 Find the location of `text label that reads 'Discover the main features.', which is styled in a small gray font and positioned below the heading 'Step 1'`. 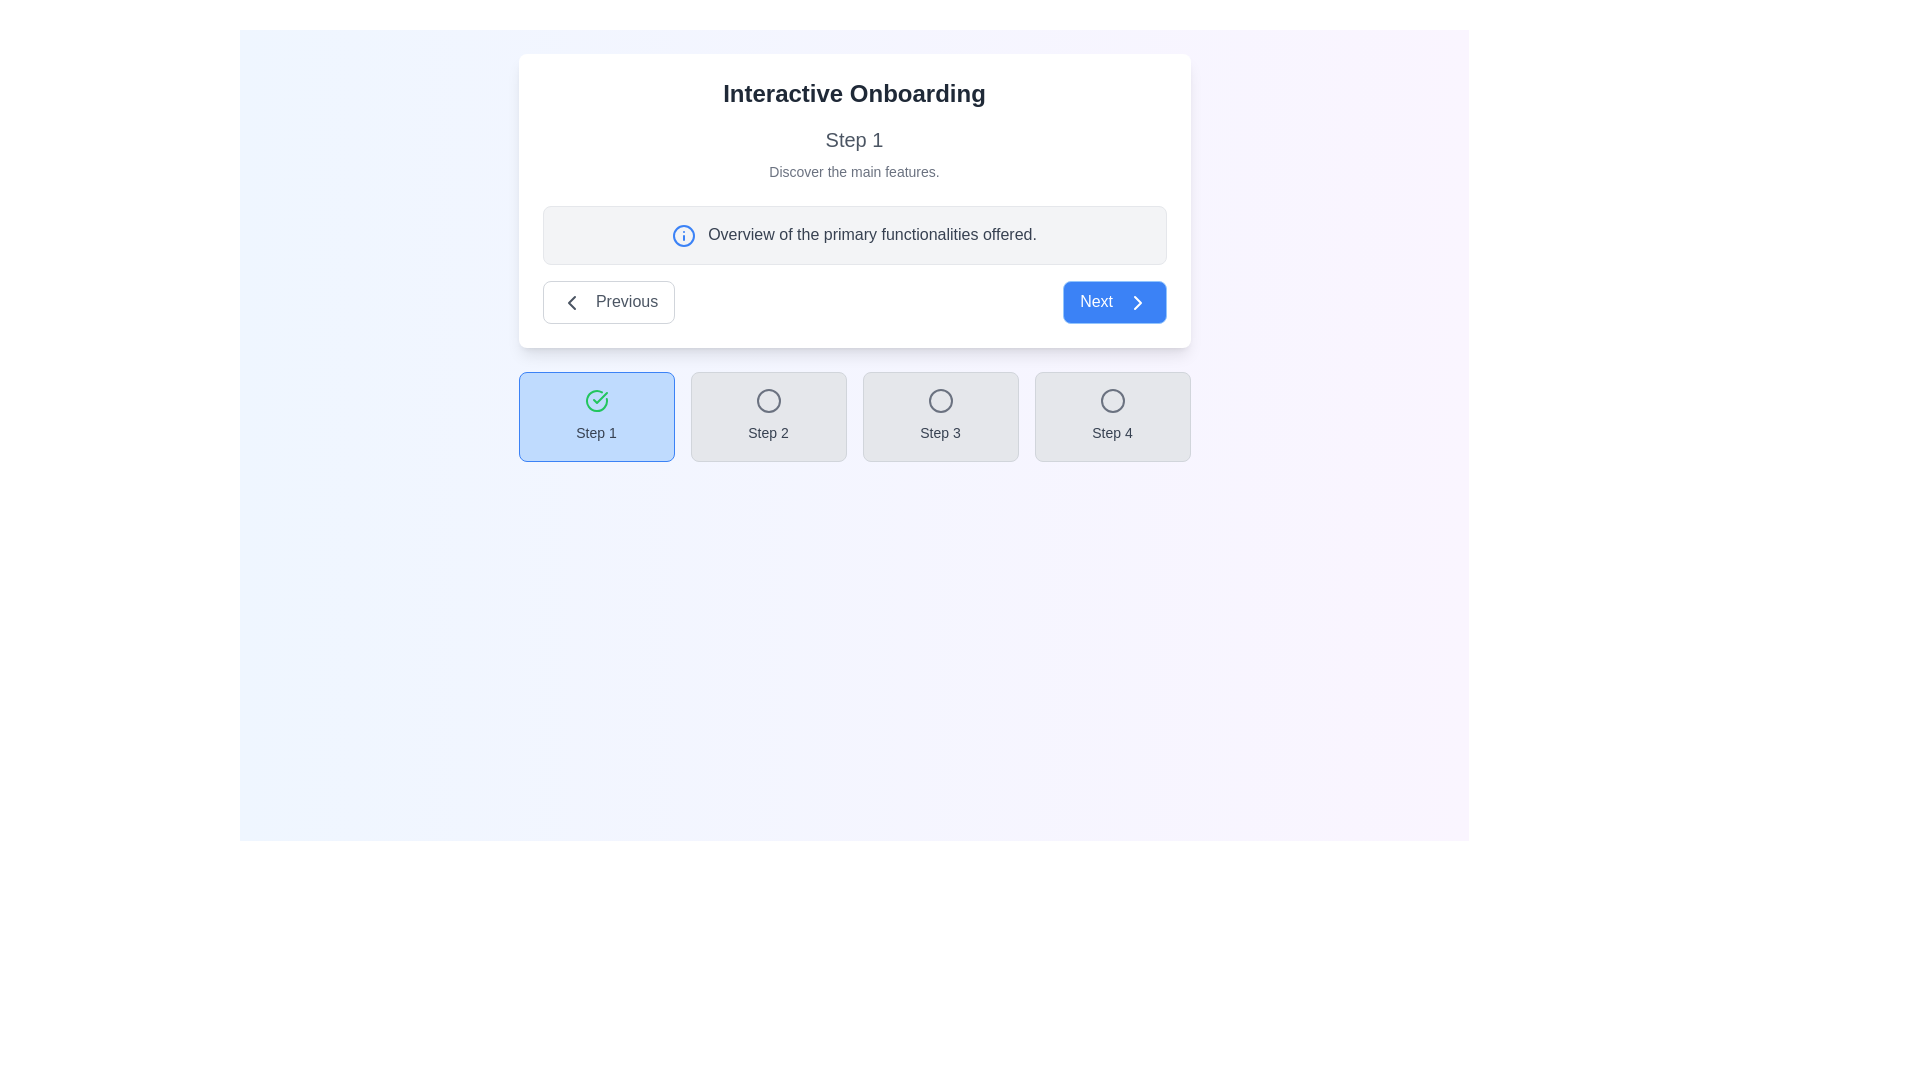

text label that reads 'Discover the main features.', which is styled in a small gray font and positioned below the heading 'Step 1' is located at coordinates (854, 171).